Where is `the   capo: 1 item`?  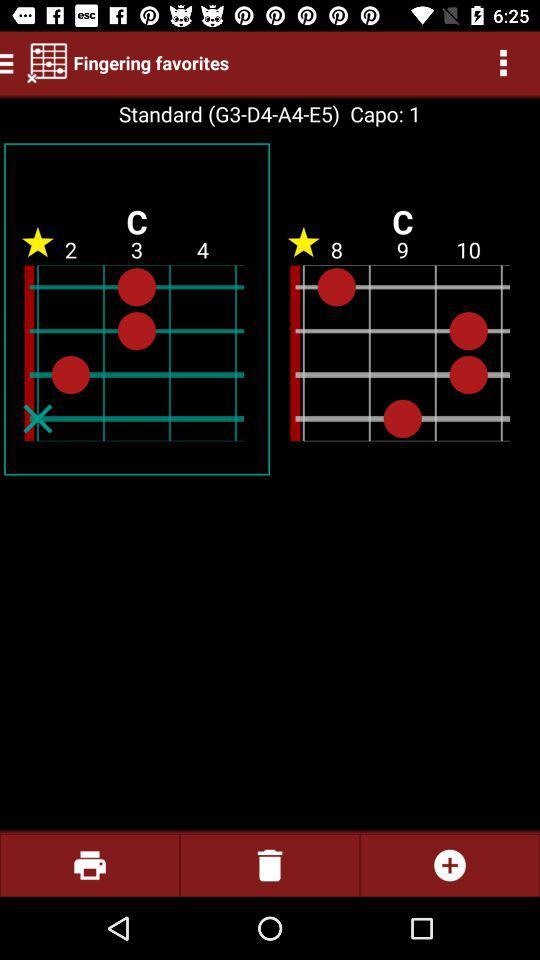 the   capo: 1 item is located at coordinates (380, 114).